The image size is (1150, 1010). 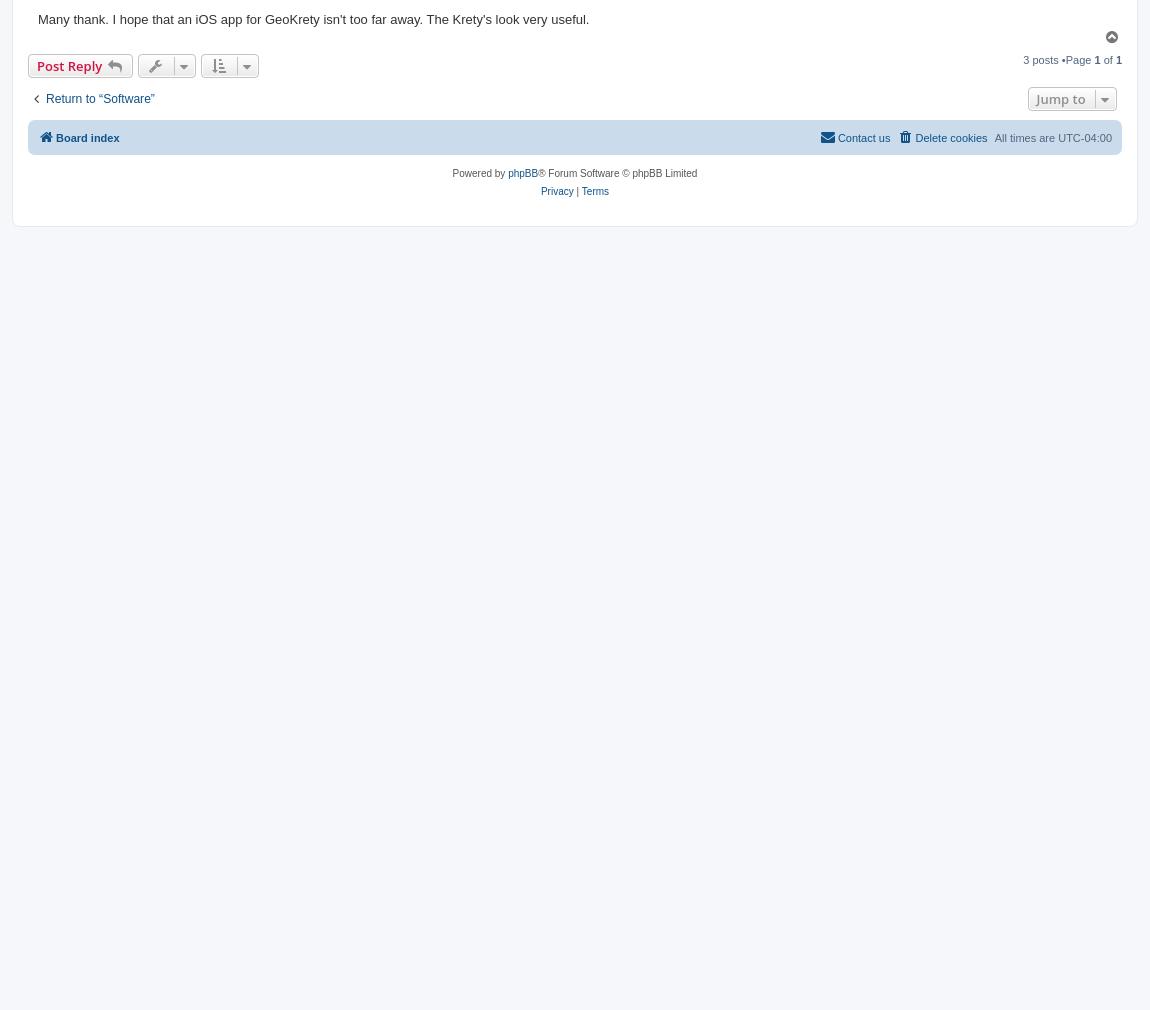 I want to click on 'Terms', so click(x=594, y=190).